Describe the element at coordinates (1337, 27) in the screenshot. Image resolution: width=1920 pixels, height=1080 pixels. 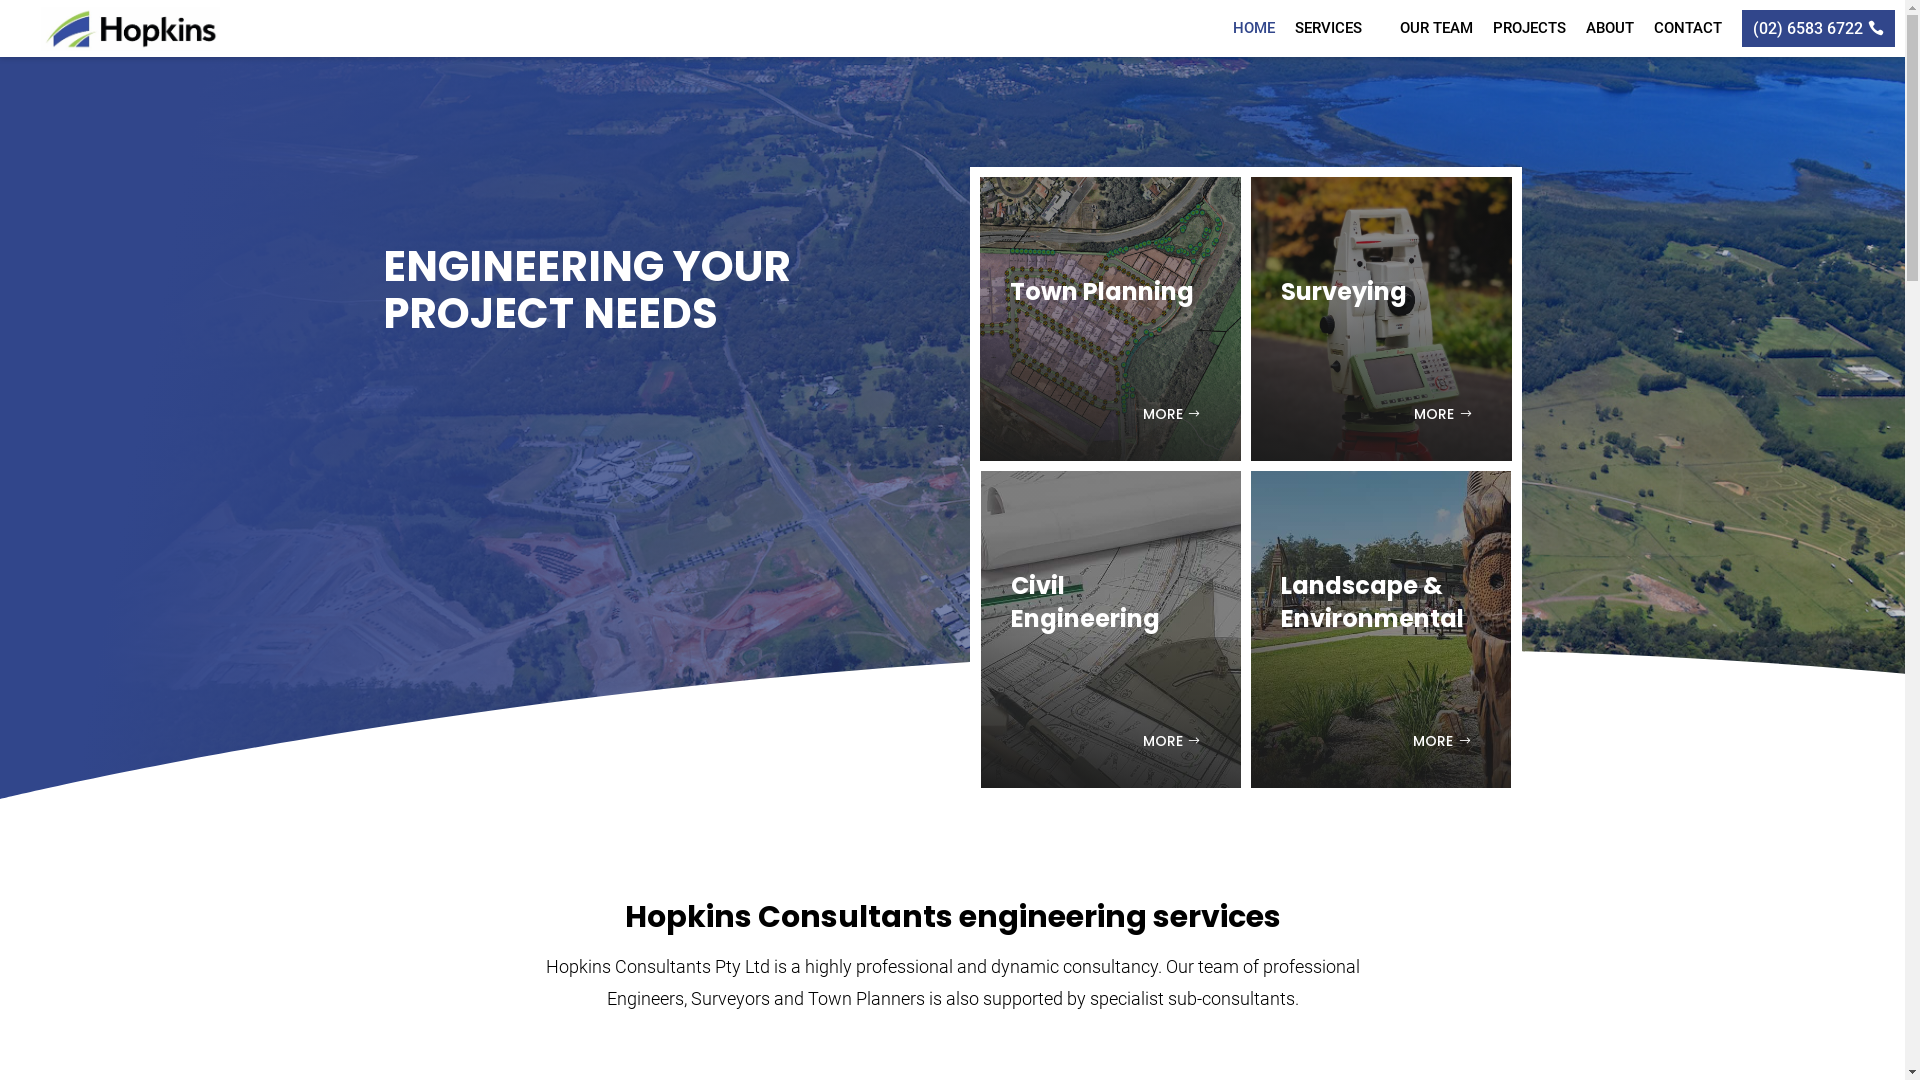
I see `'SERVICES'` at that location.